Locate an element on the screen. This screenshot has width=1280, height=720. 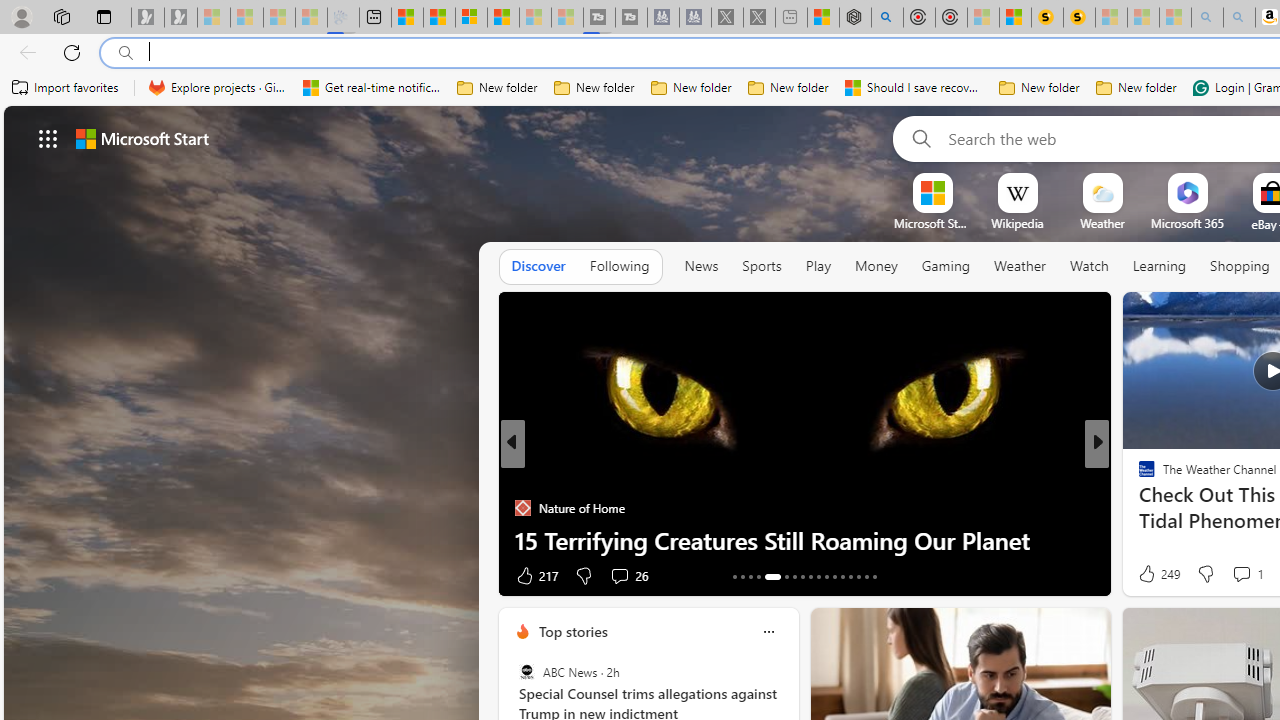
'Import favorites' is located at coordinates (65, 87).